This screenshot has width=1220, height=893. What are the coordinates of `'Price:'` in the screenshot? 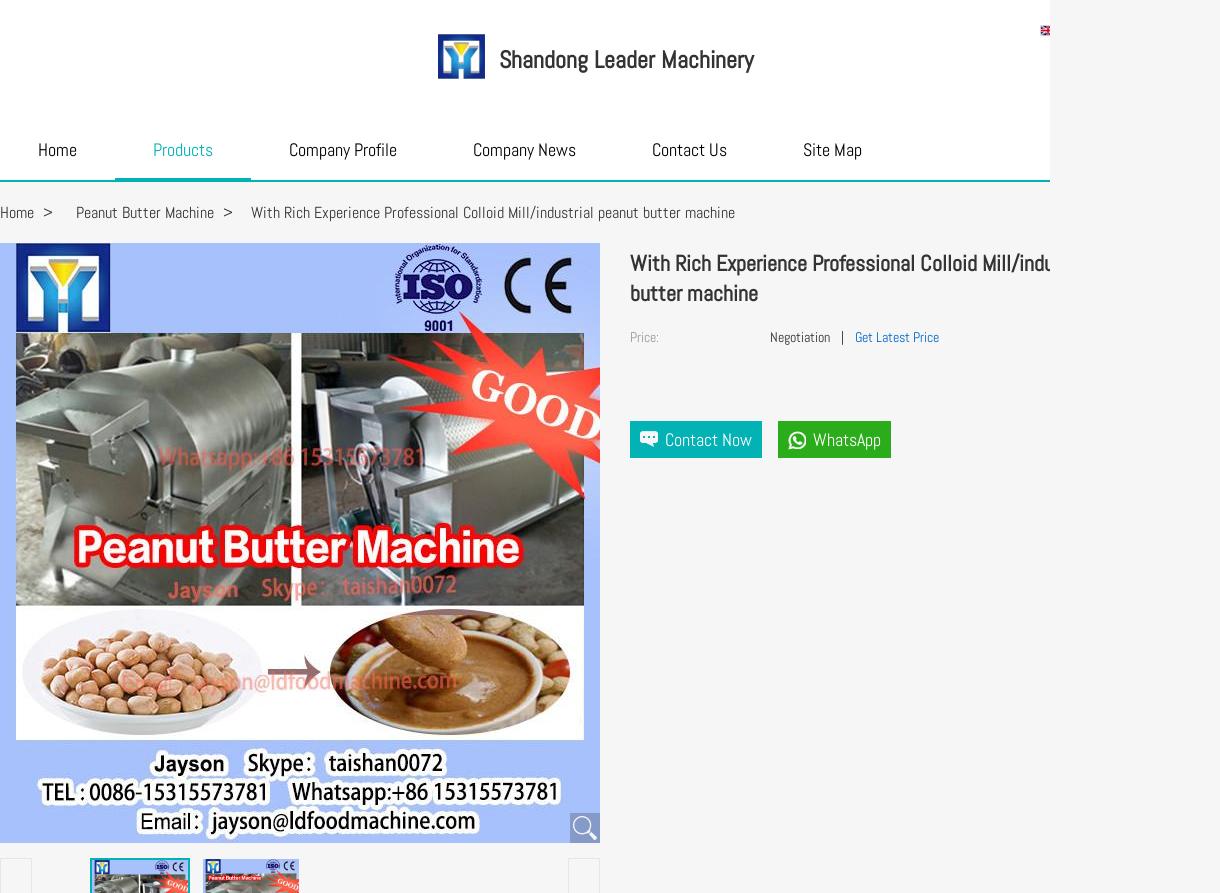 It's located at (630, 337).